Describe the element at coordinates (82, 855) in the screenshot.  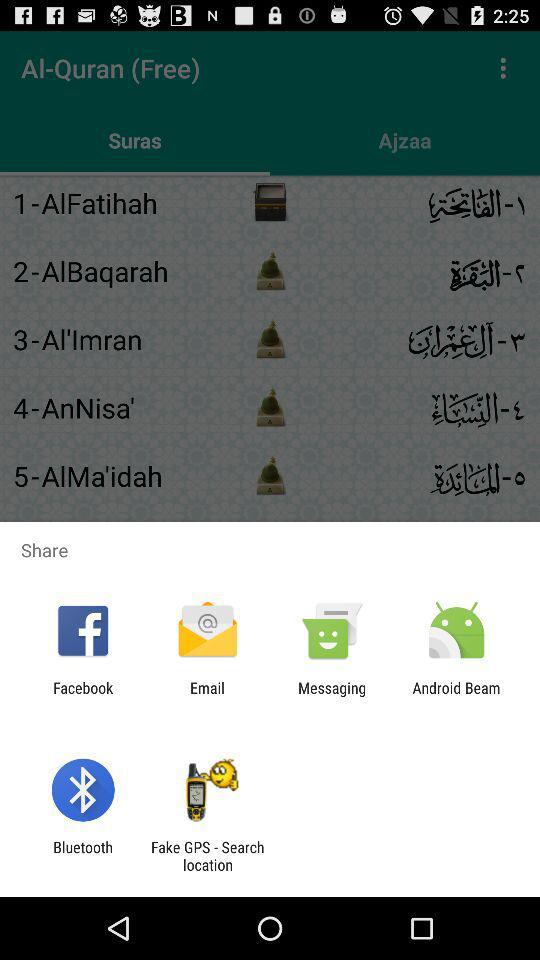
I see `the item to the left of fake gps search app` at that location.